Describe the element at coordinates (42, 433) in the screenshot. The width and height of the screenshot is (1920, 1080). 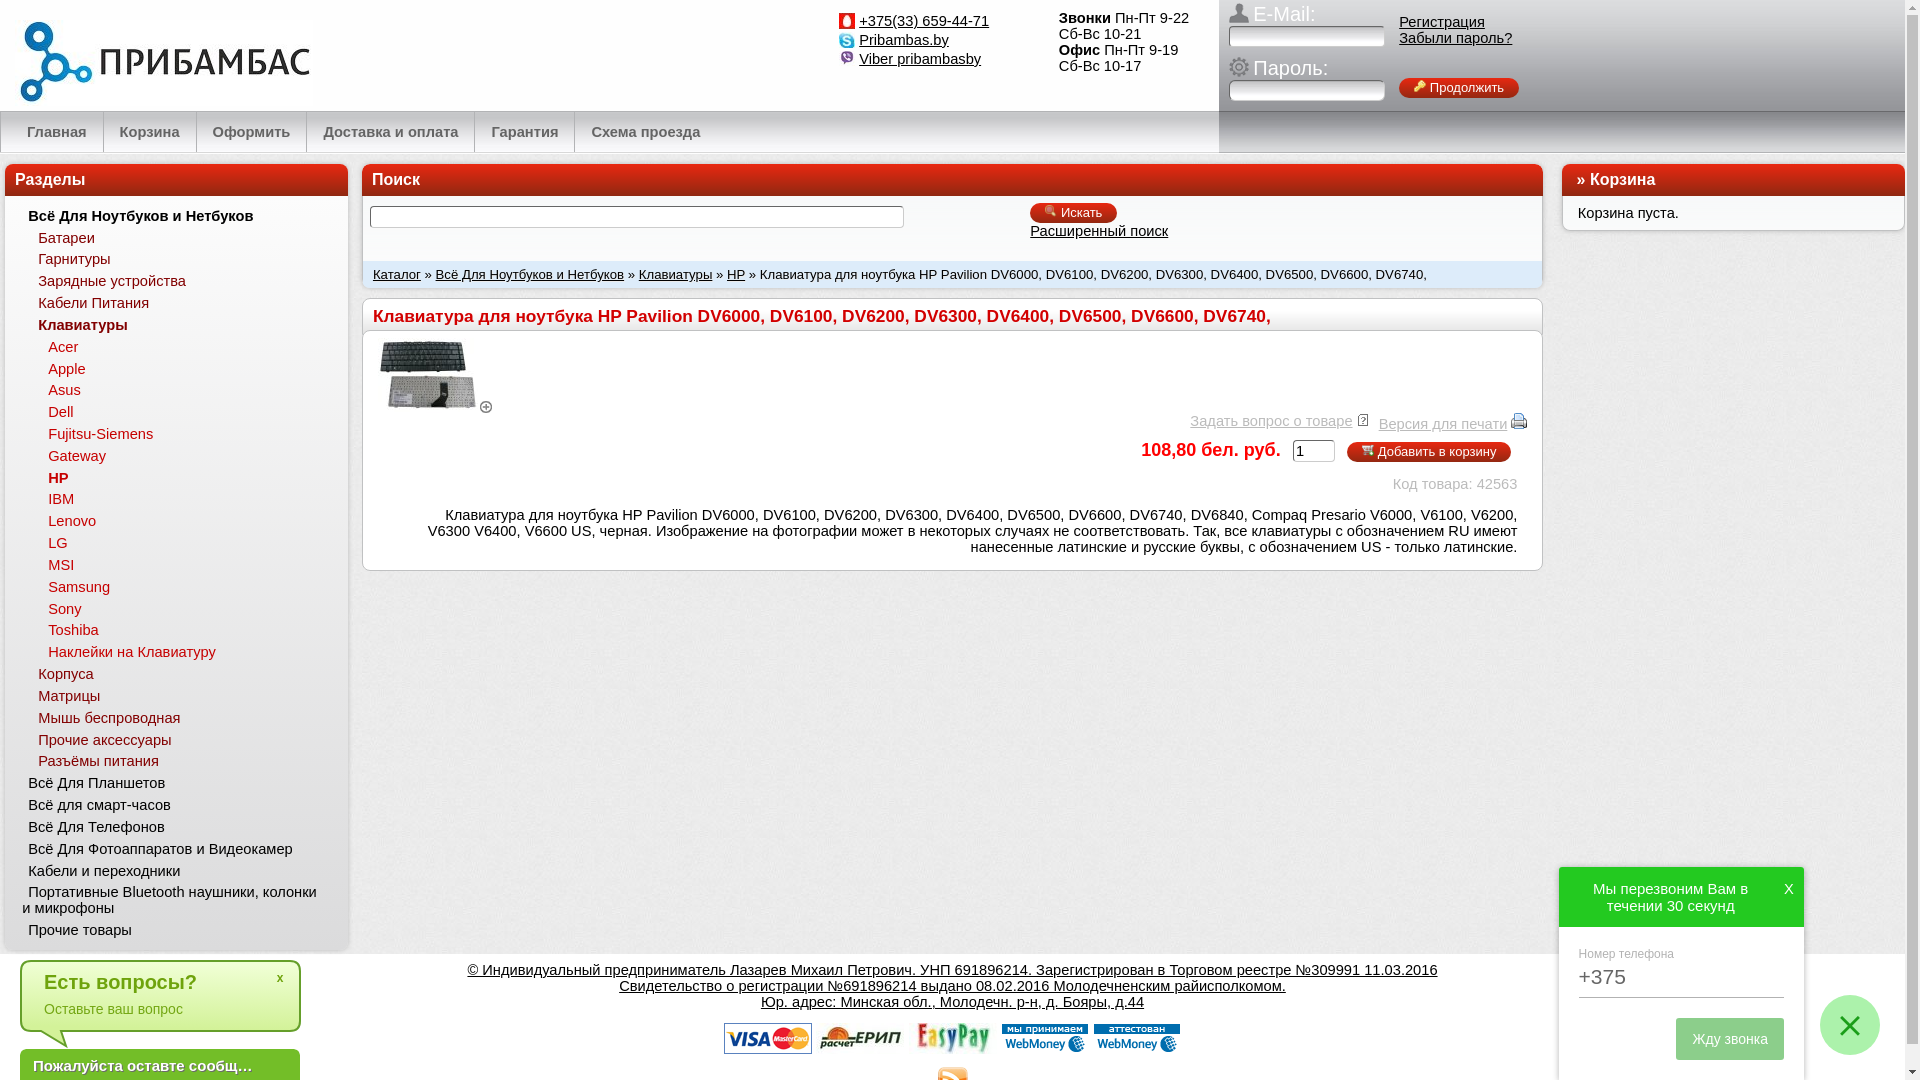
I see `'Fujitsu-Siemens'` at that location.